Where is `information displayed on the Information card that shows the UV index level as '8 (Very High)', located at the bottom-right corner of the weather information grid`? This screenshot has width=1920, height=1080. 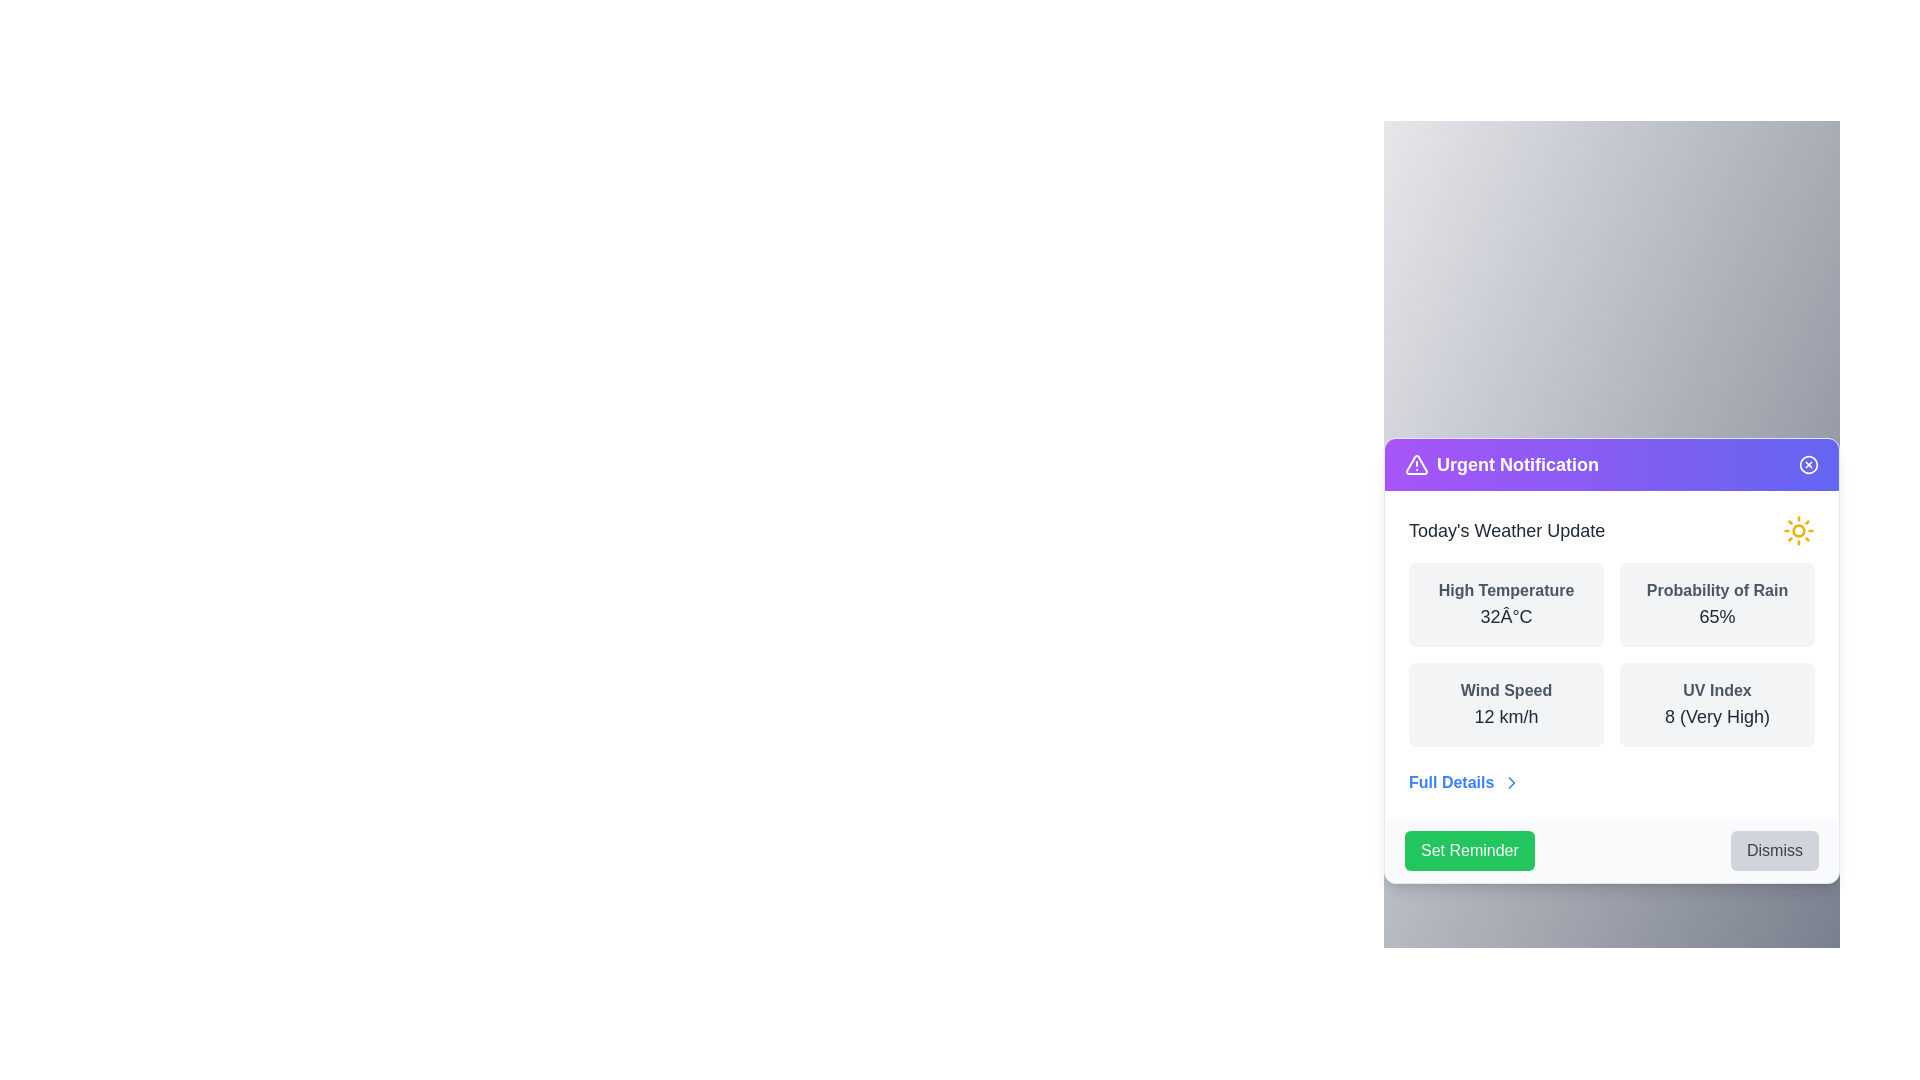 information displayed on the Information card that shows the UV index level as '8 (Very High)', located at the bottom-right corner of the weather information grid is located at coordinates (1716, 704).